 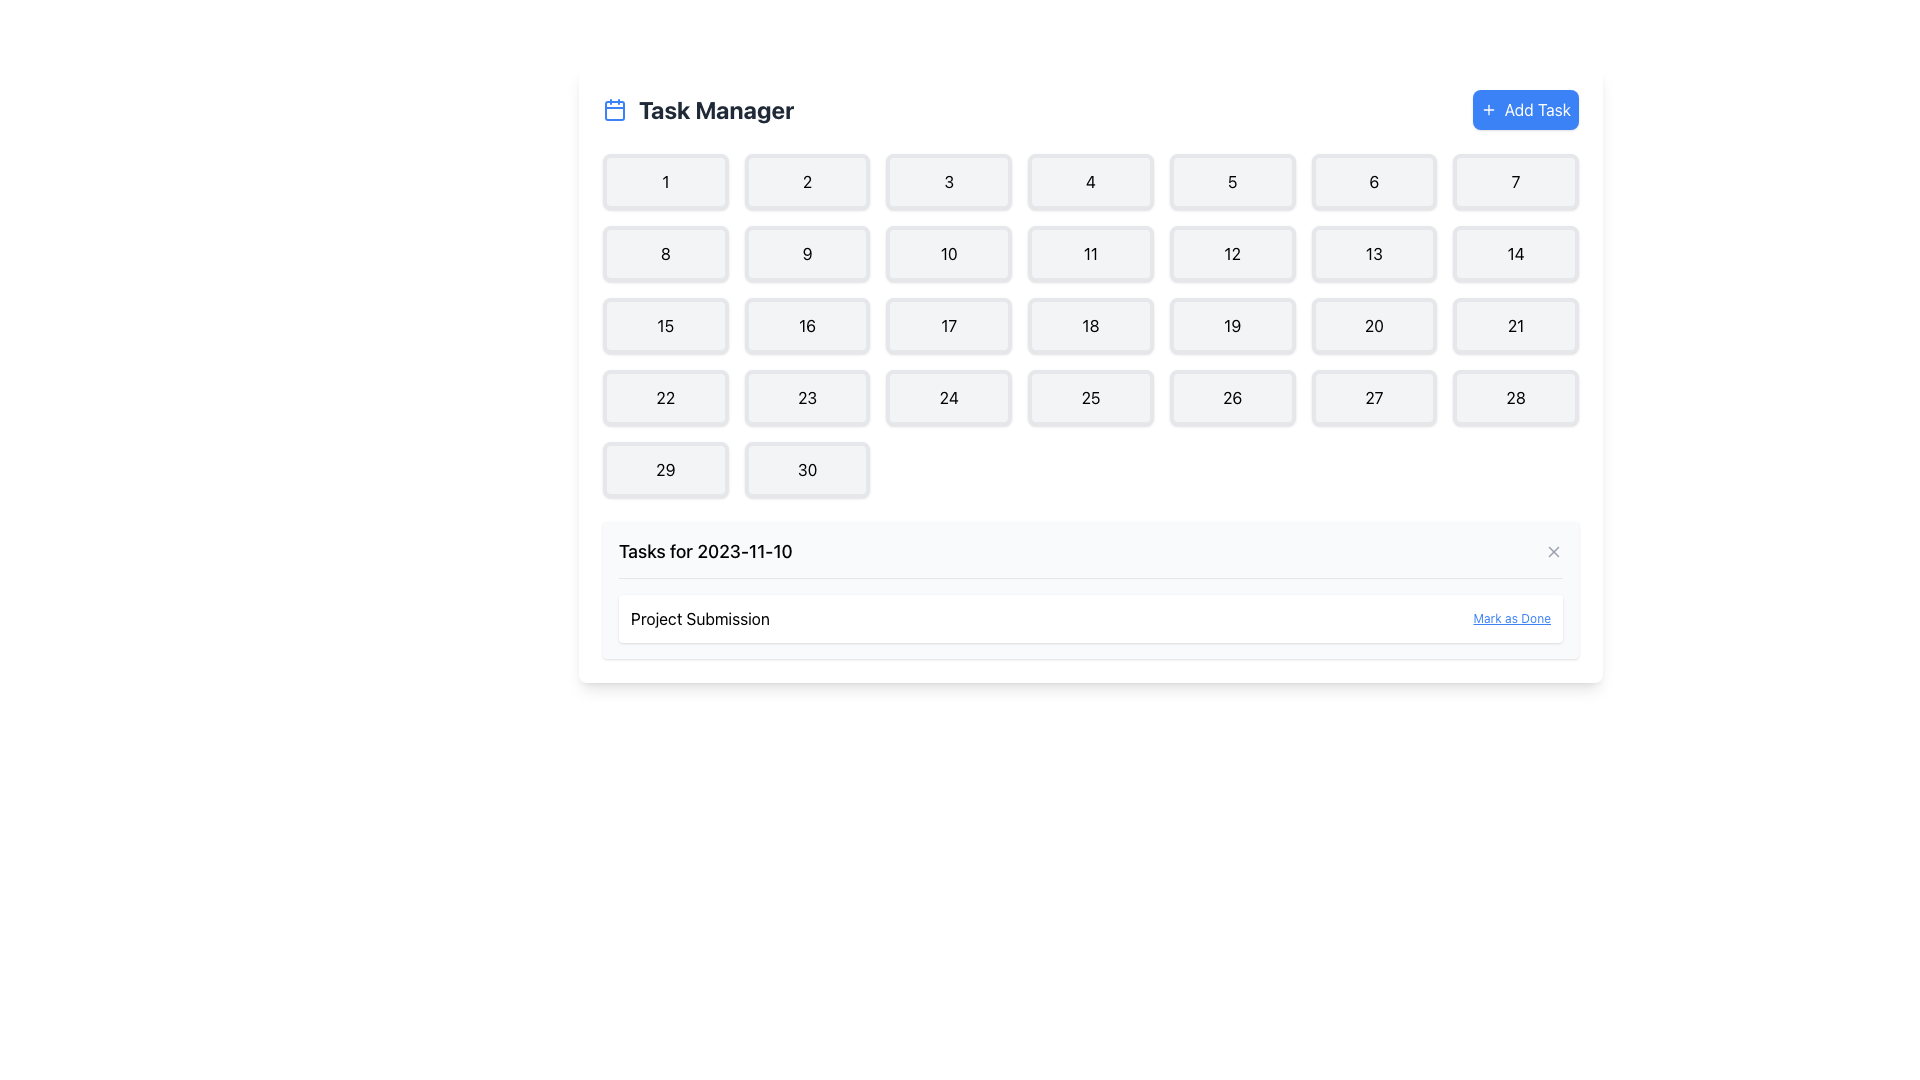 What do you see at coordinates (705, 551) in the screenshot?
I see `the content of the Text Label that serves as a heading for the tasks overview section, indicating the date associated with the tasks` at bounding box center [705, 551].